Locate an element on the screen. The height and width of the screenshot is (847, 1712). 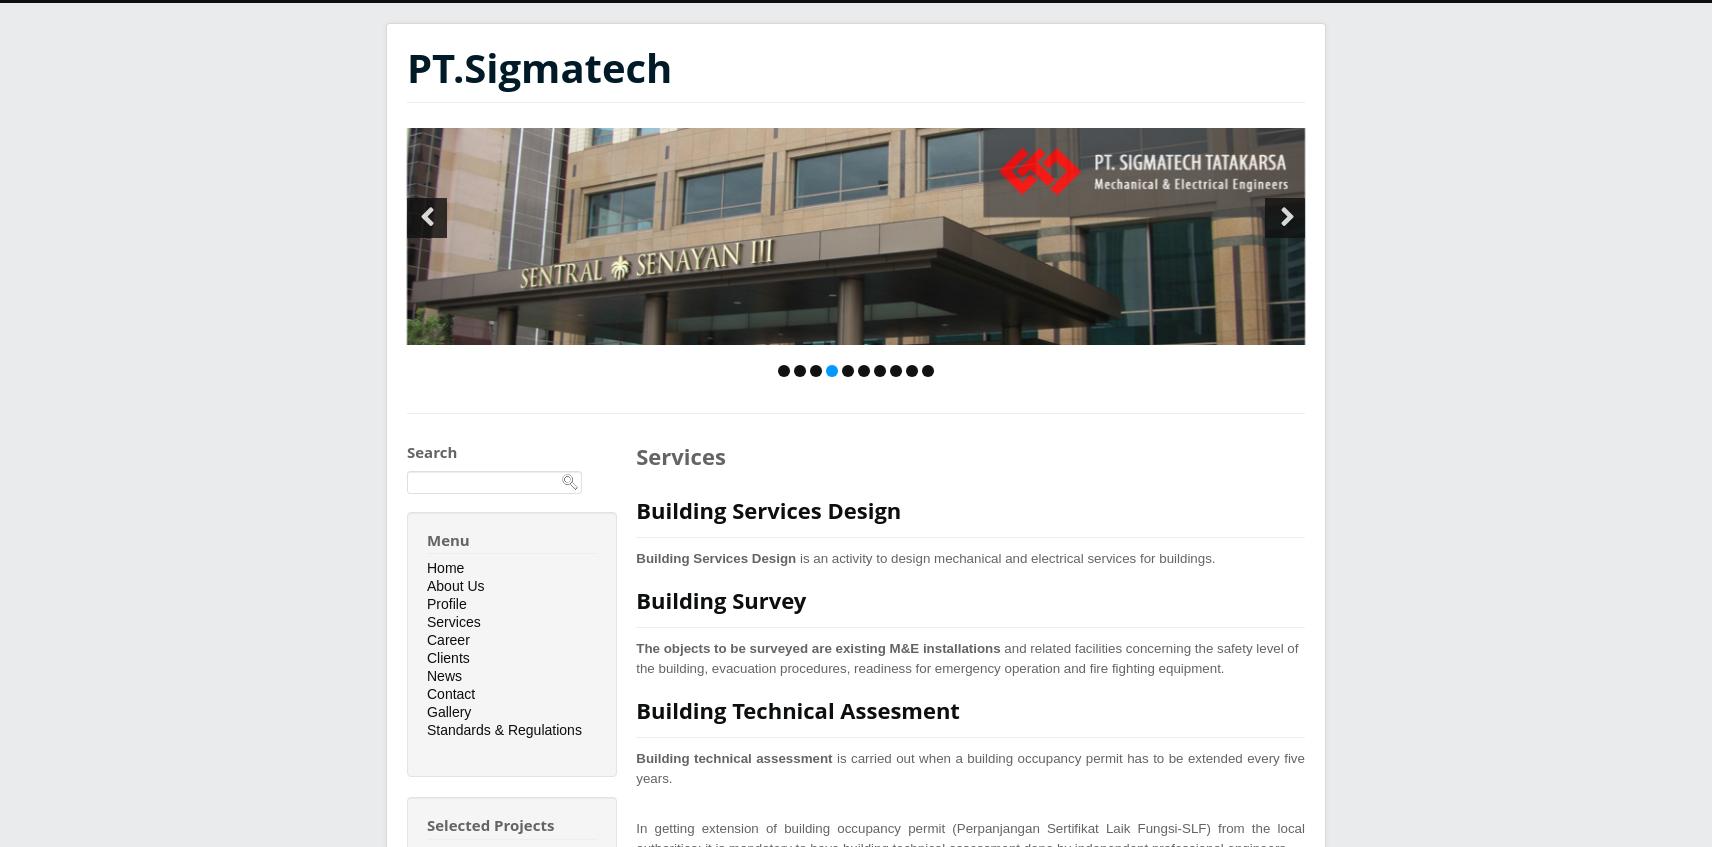
'Building Survey' is located at coordinates (720, 600).